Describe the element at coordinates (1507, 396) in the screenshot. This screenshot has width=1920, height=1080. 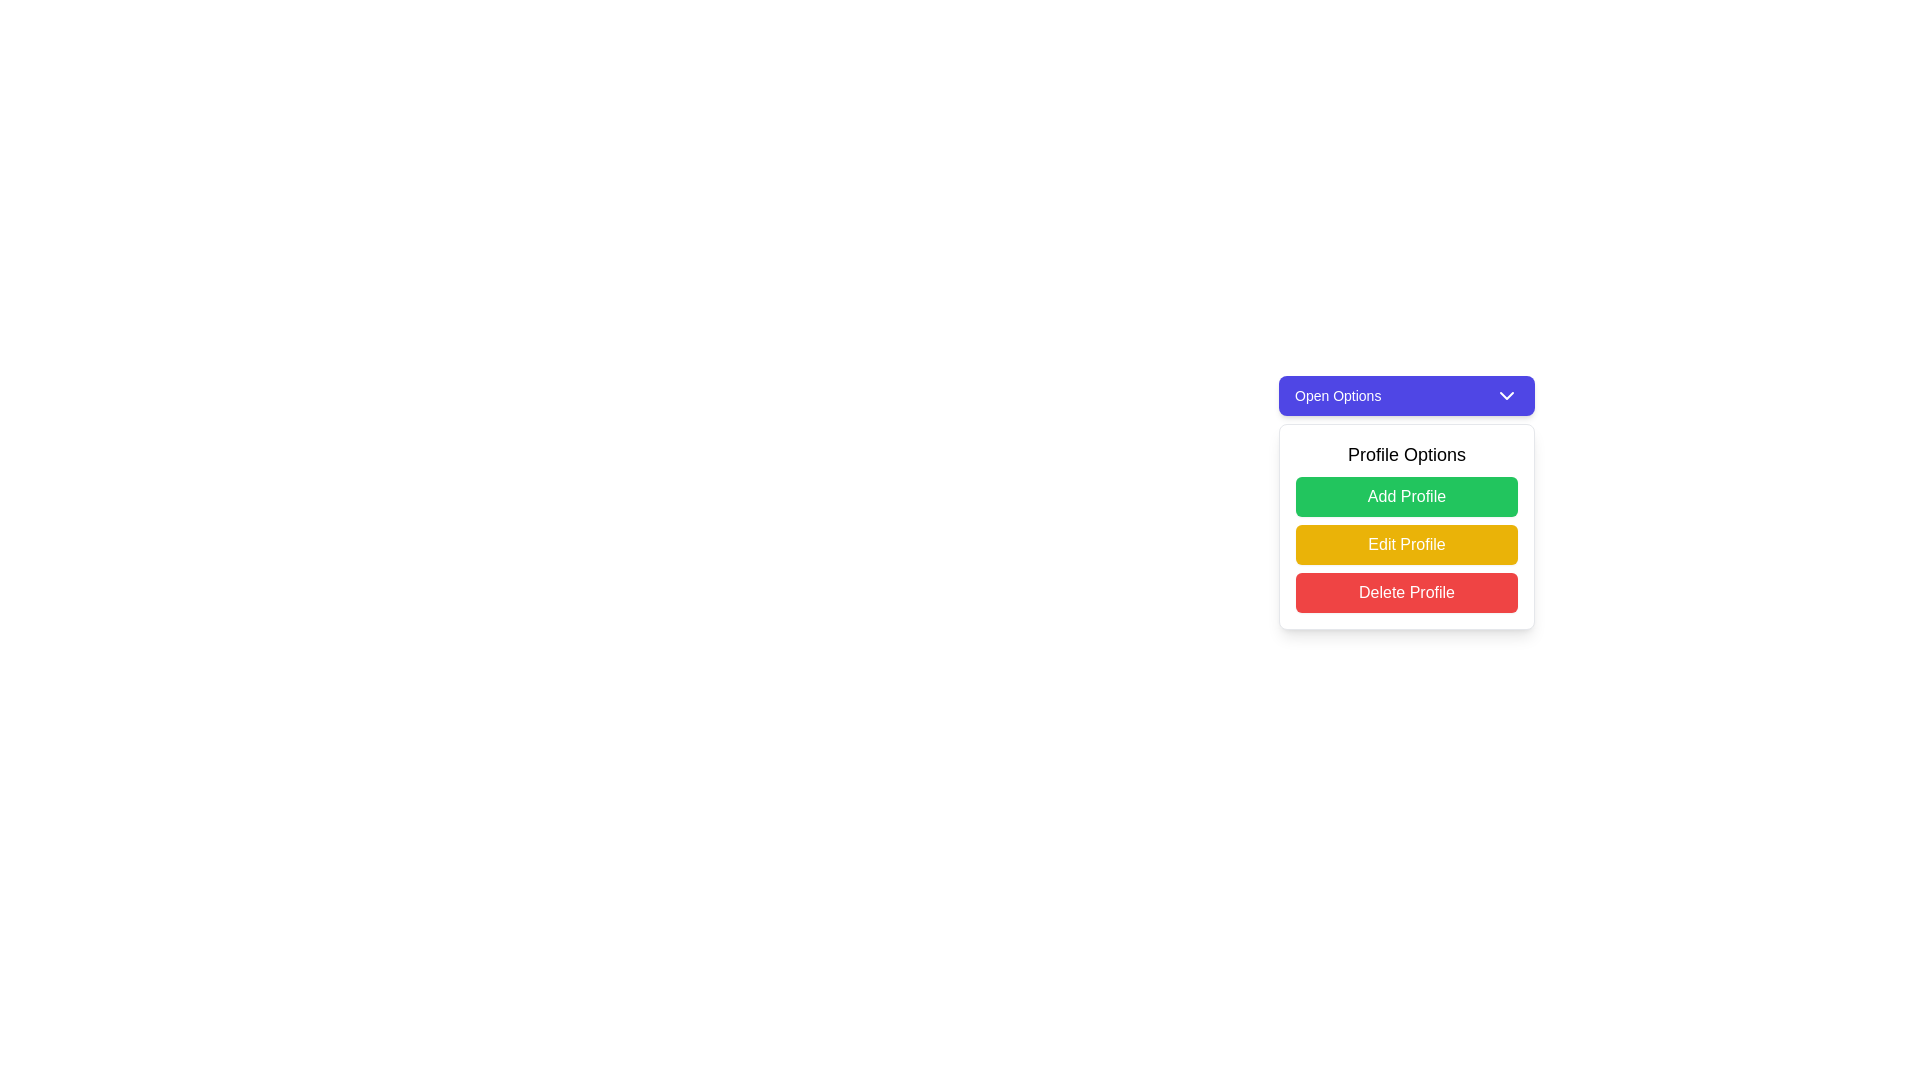
I see `the downward-pointing chevron-style dropdown indicator icon located at the right edge of the 'Open Options' button` at that location.